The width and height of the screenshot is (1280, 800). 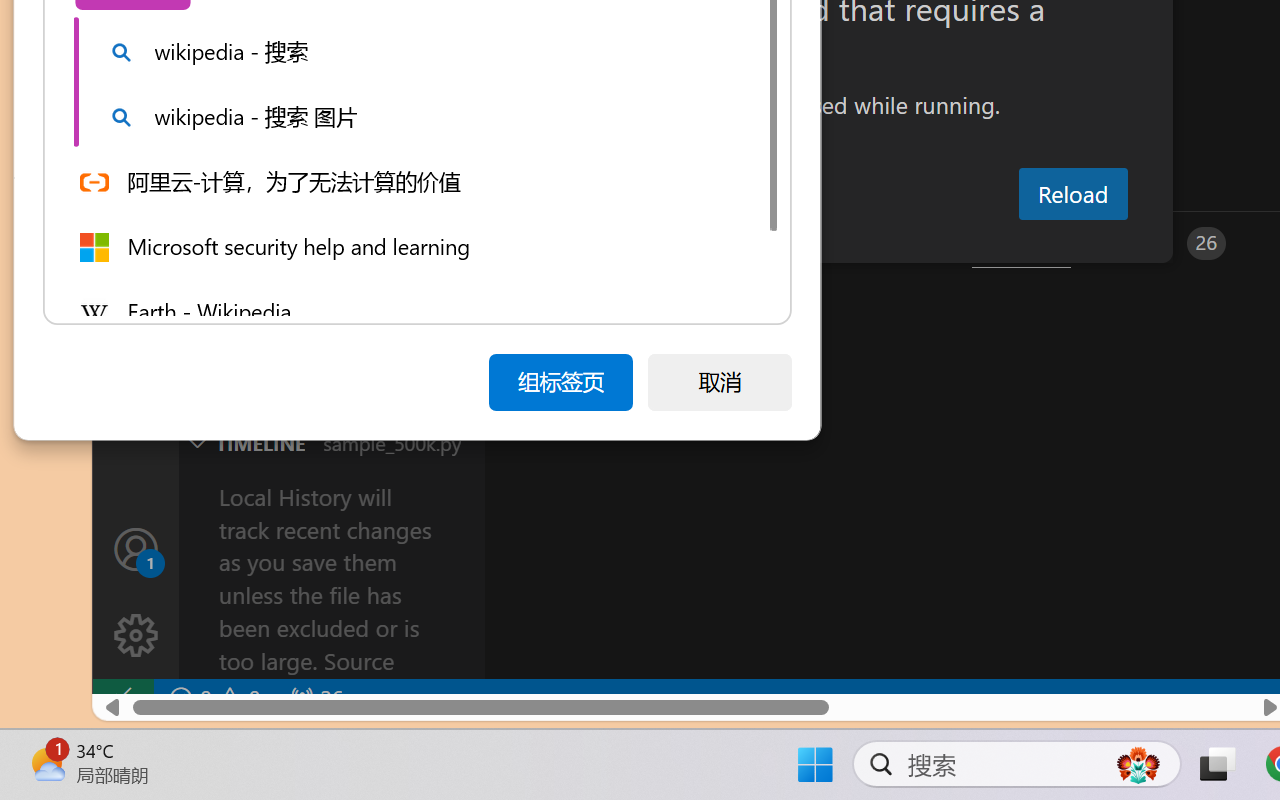 I want to click on 'Reload', so click(x=1071, y=192).